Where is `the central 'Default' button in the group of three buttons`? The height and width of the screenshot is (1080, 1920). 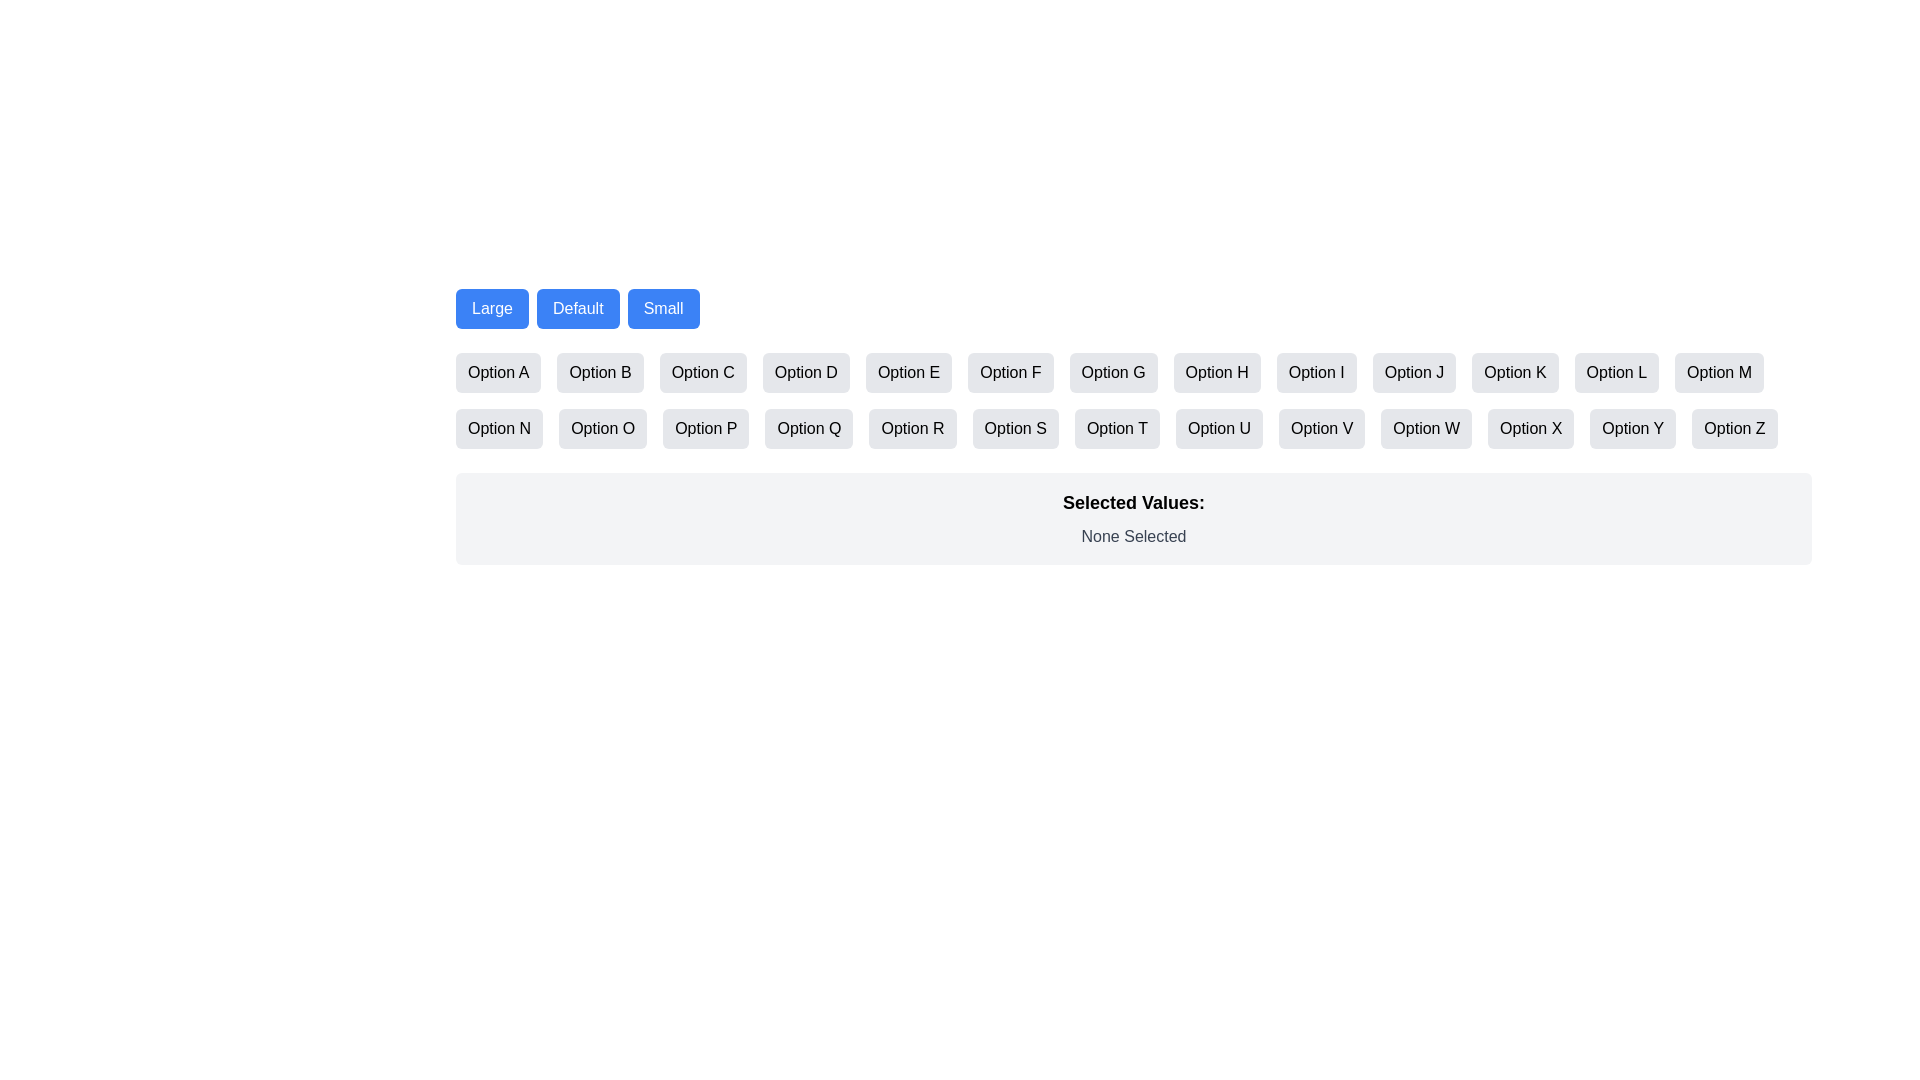 the central 'Default' button in the group of three buttons is located at coordinates (577, 308).